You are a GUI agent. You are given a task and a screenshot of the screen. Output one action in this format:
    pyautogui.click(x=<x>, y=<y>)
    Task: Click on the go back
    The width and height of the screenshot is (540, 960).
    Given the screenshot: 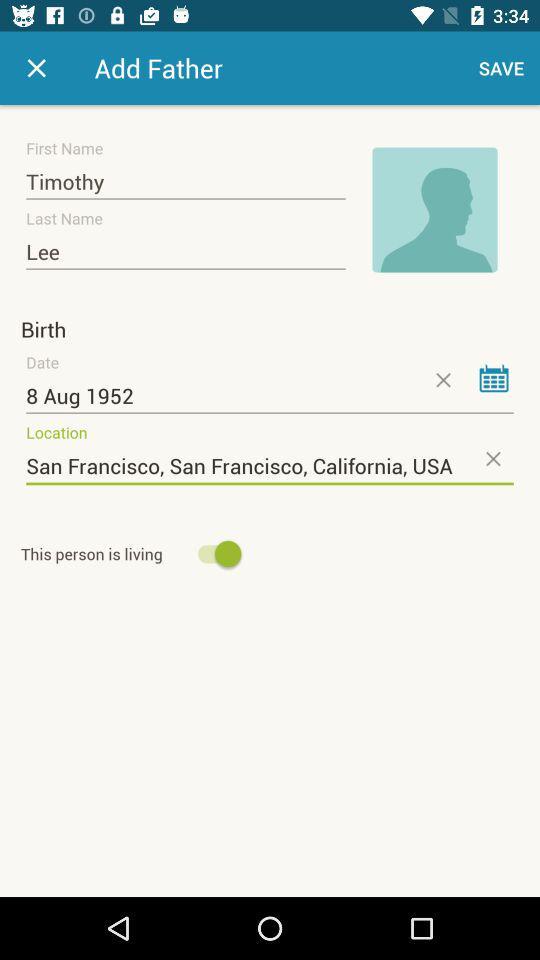 What is the action you would take?
    pyautogui.click(x=36, y=68)
    